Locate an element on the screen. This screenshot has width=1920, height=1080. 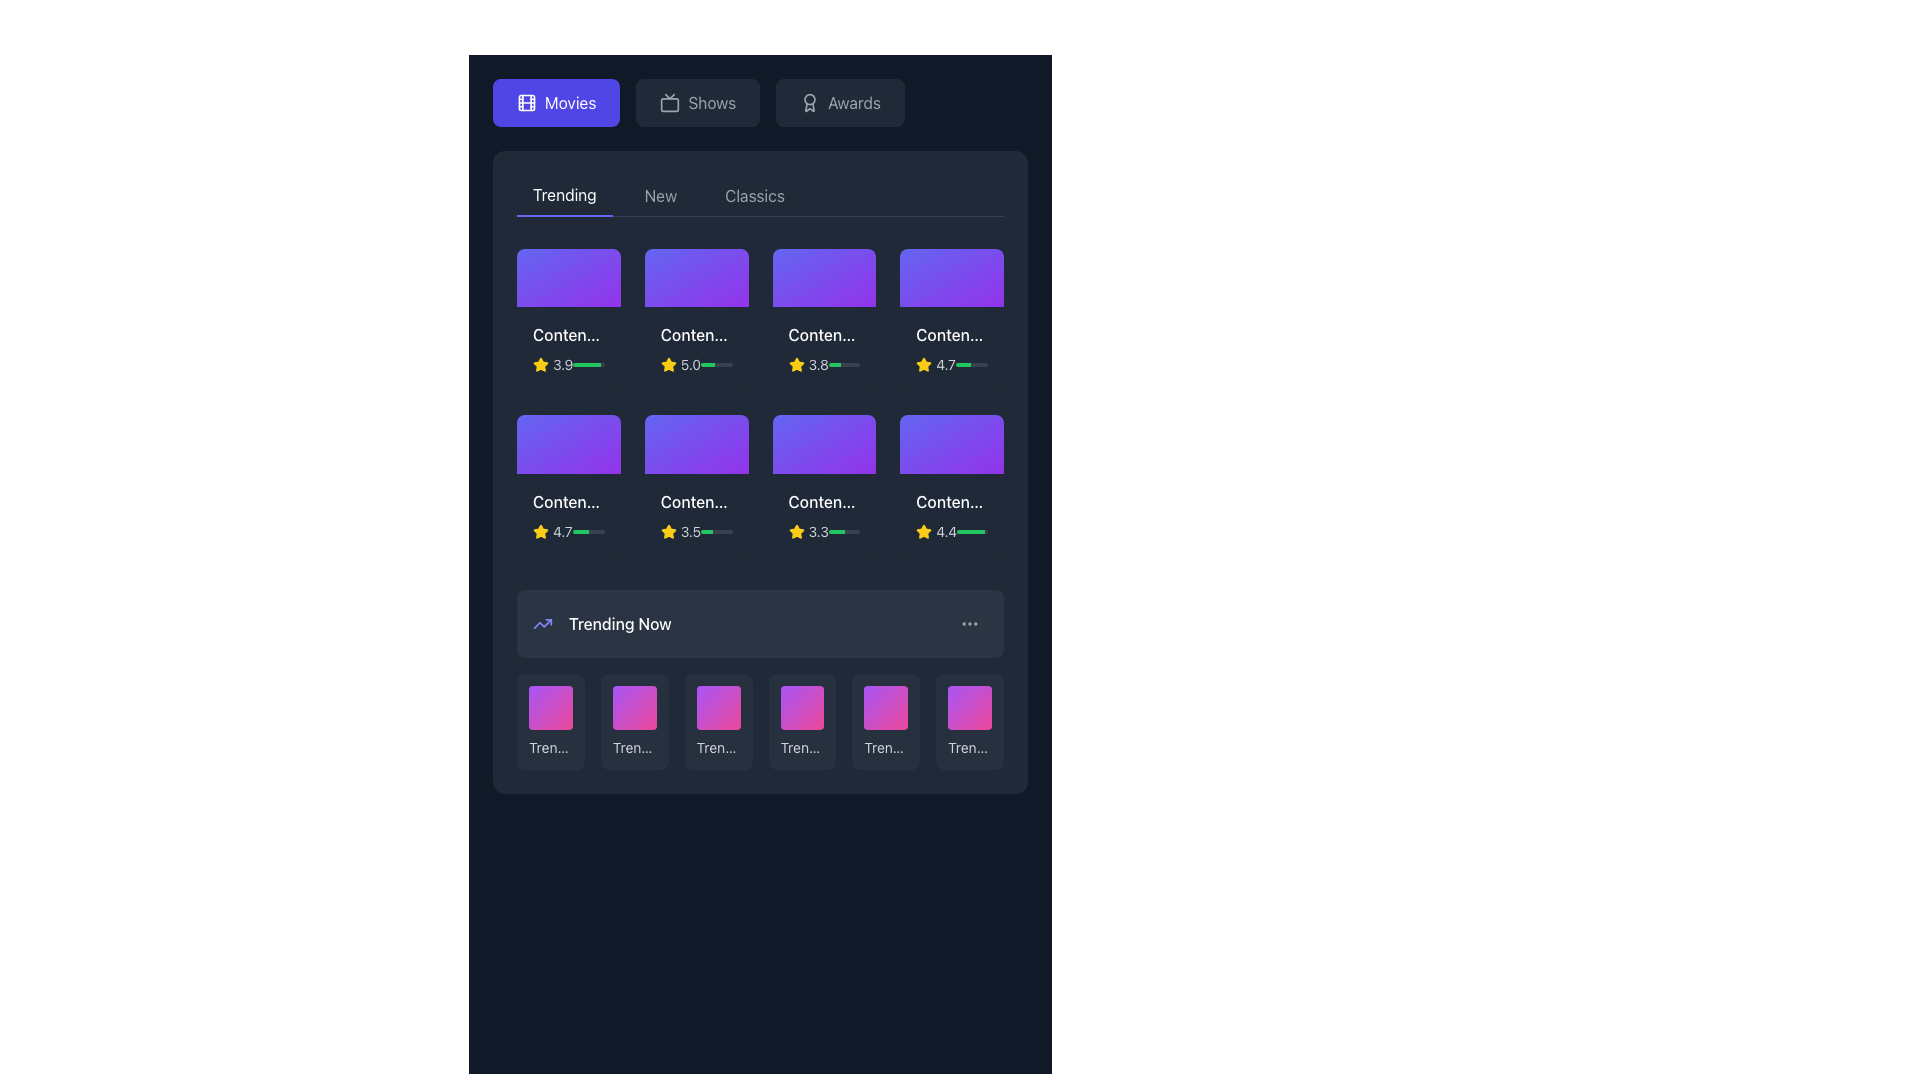
the star icon representing a rating of 3.8, located in the second row and third column of the grid view is located at coordinates (795, 365).